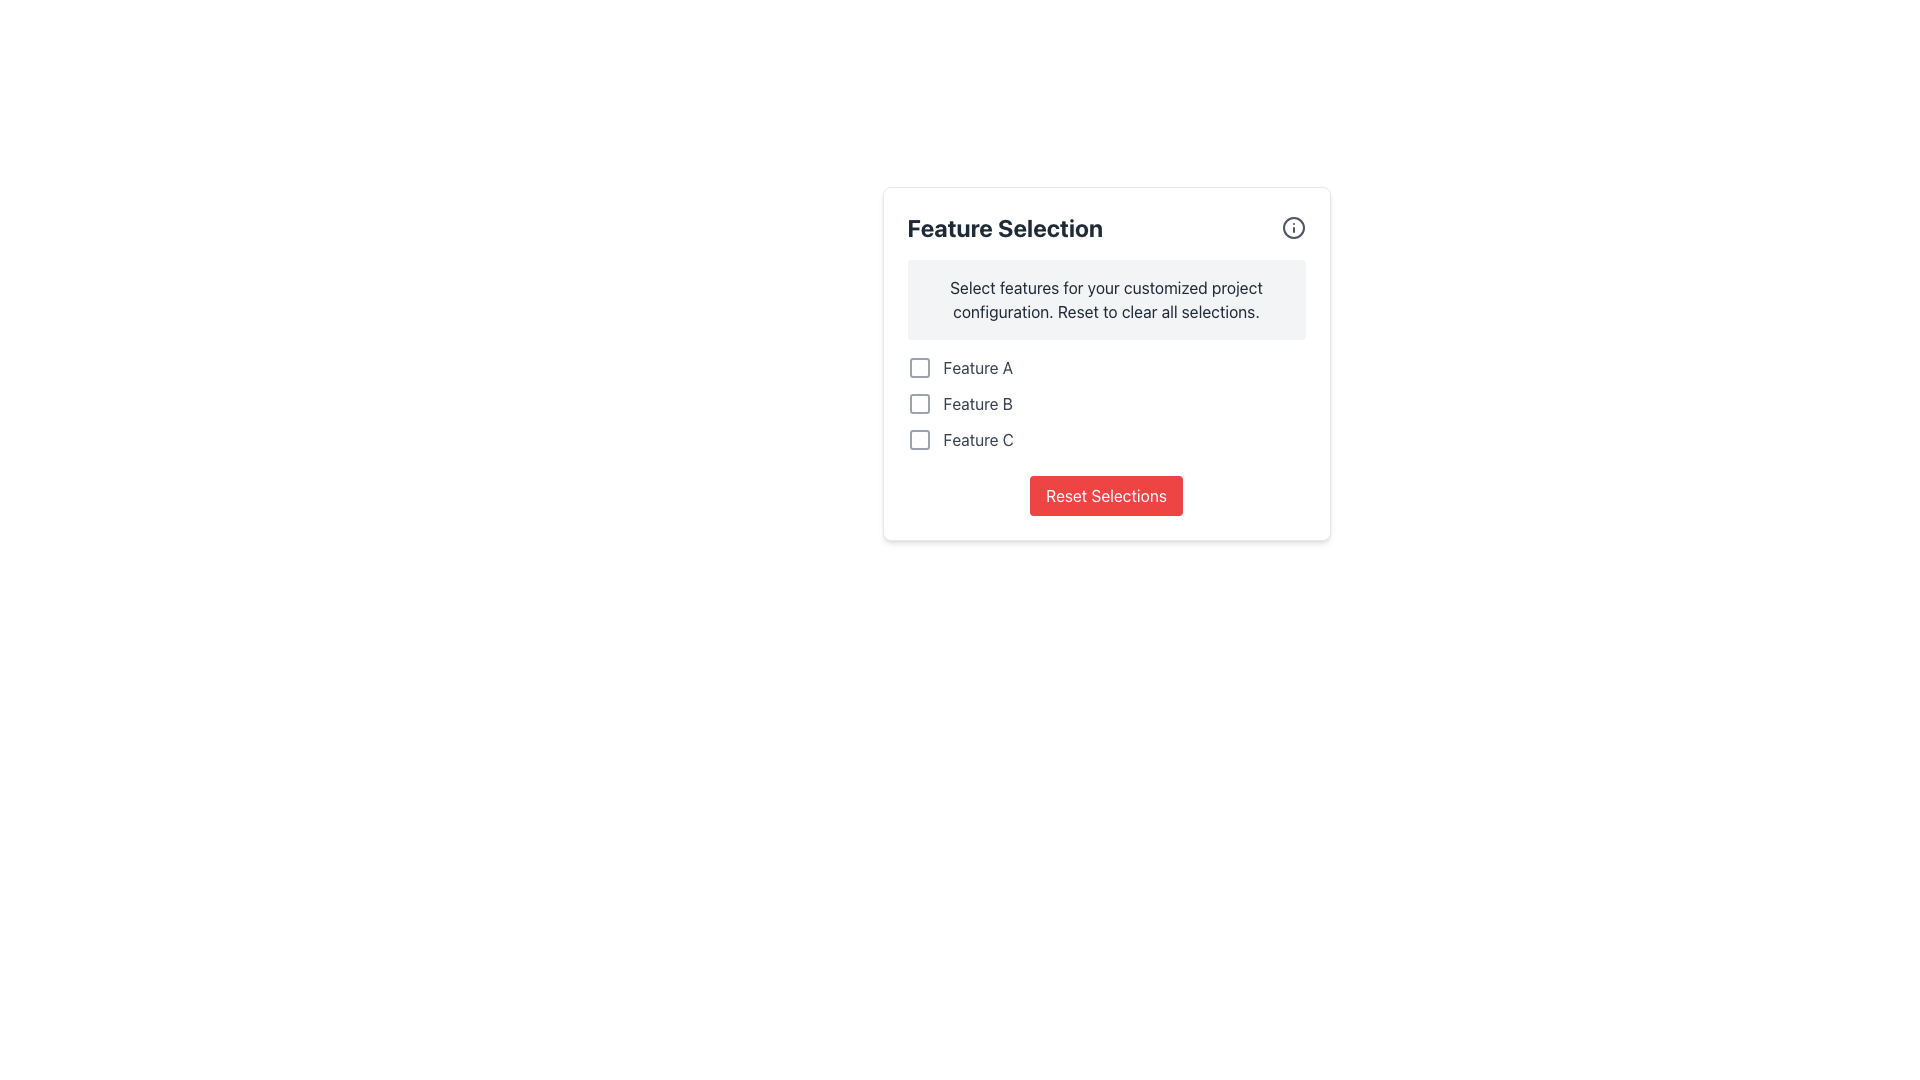 The height and width of the screenshot is (1080, 1920). What do you see at coordinates (1105, 300) in the screenshot?
I see `the text element with the message 'Select features for your customized project configuration. Reset to clear all selections.' located in the 'Feature Selection' panel` at bounding box center [1105, 300].